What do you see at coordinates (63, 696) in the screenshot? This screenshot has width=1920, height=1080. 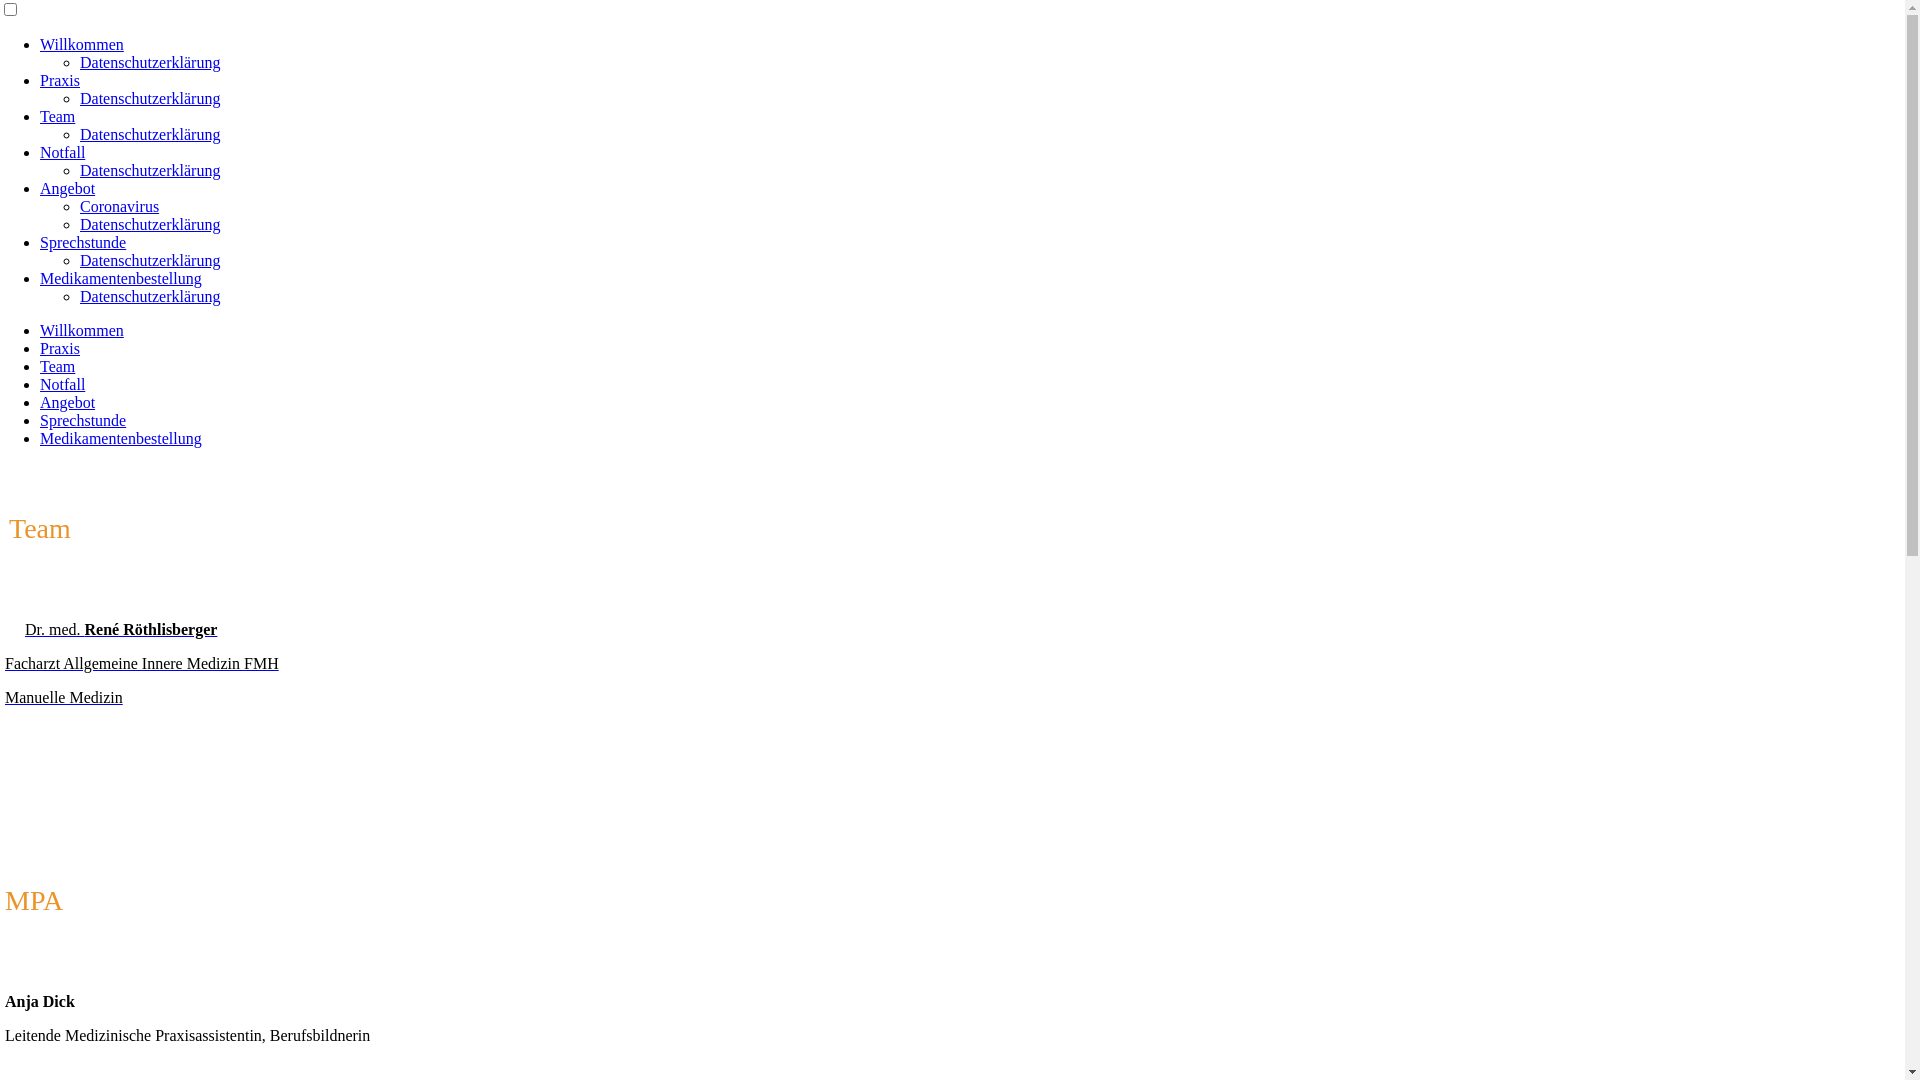 I see `'Manuelle Medizin'` at bounding box center [63, 696].